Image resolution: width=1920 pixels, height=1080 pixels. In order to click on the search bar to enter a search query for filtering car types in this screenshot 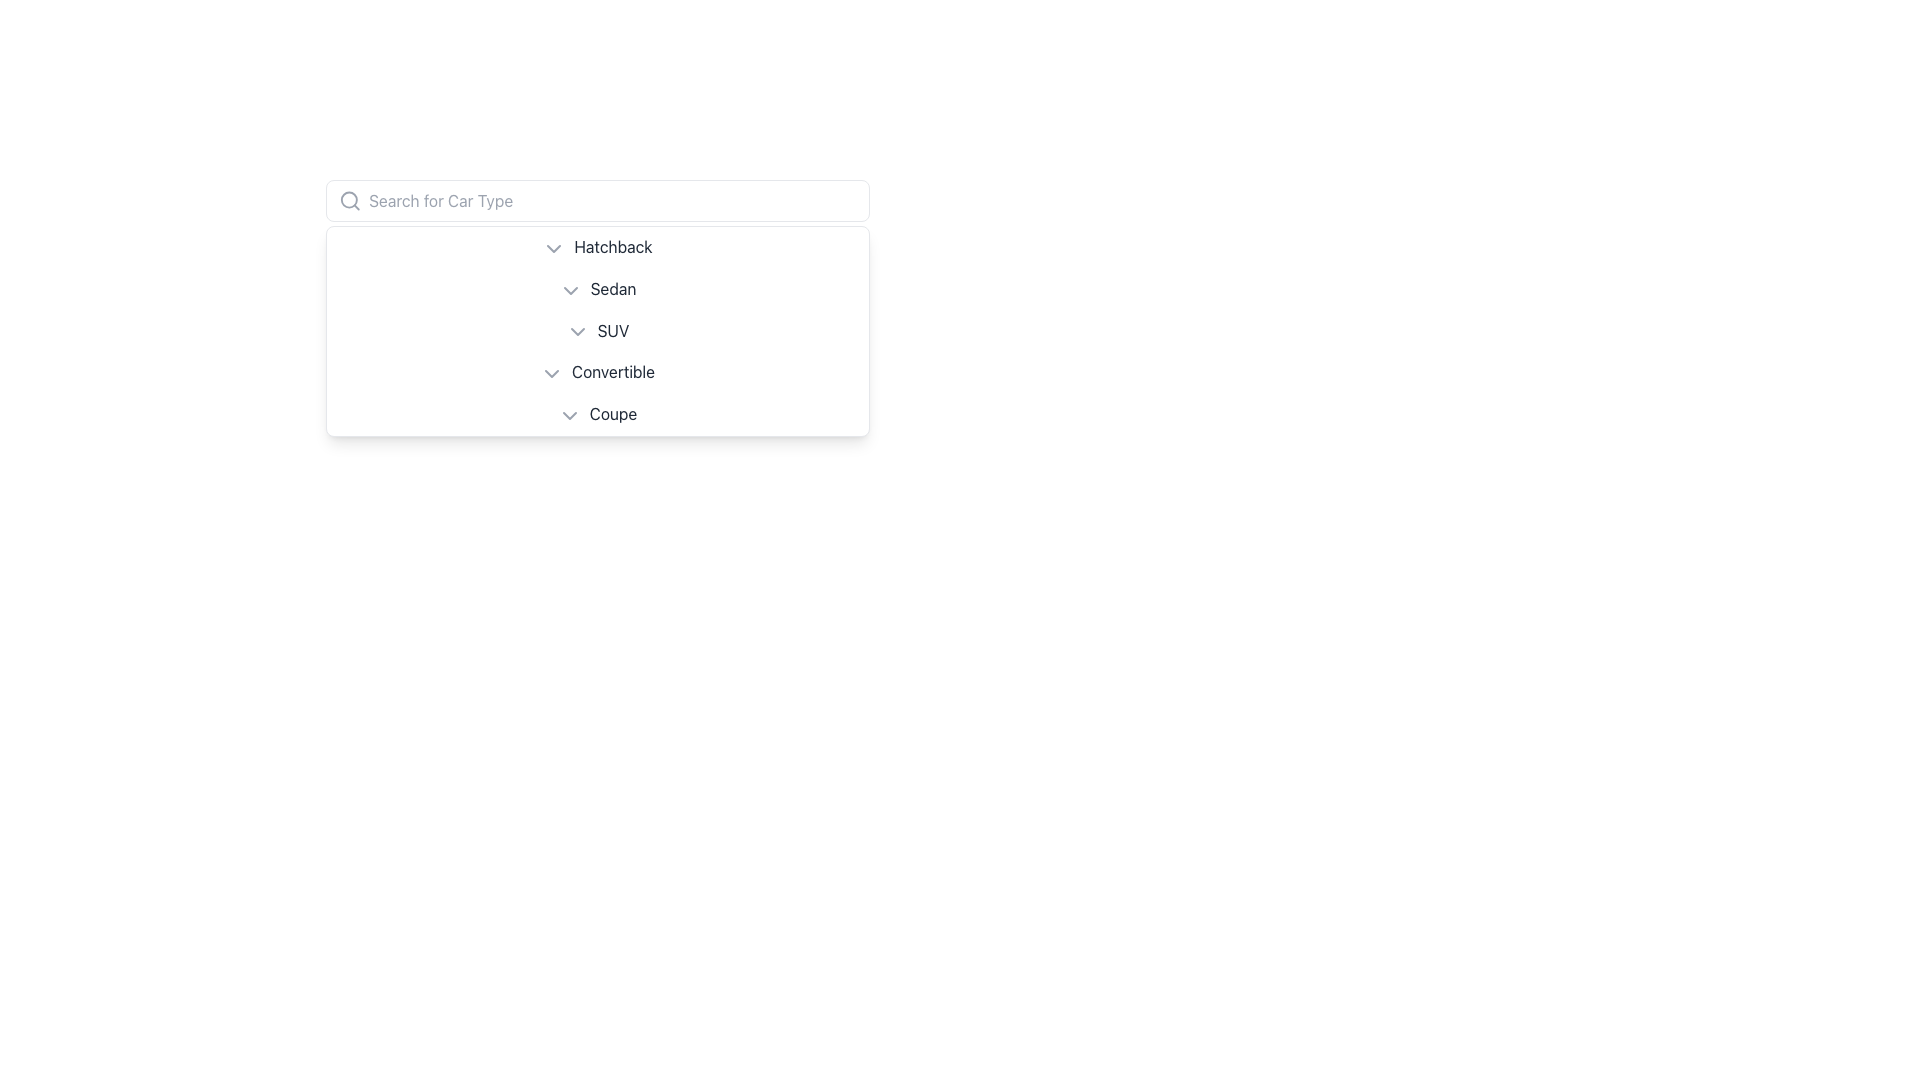, I will do `click(596, 200)`.